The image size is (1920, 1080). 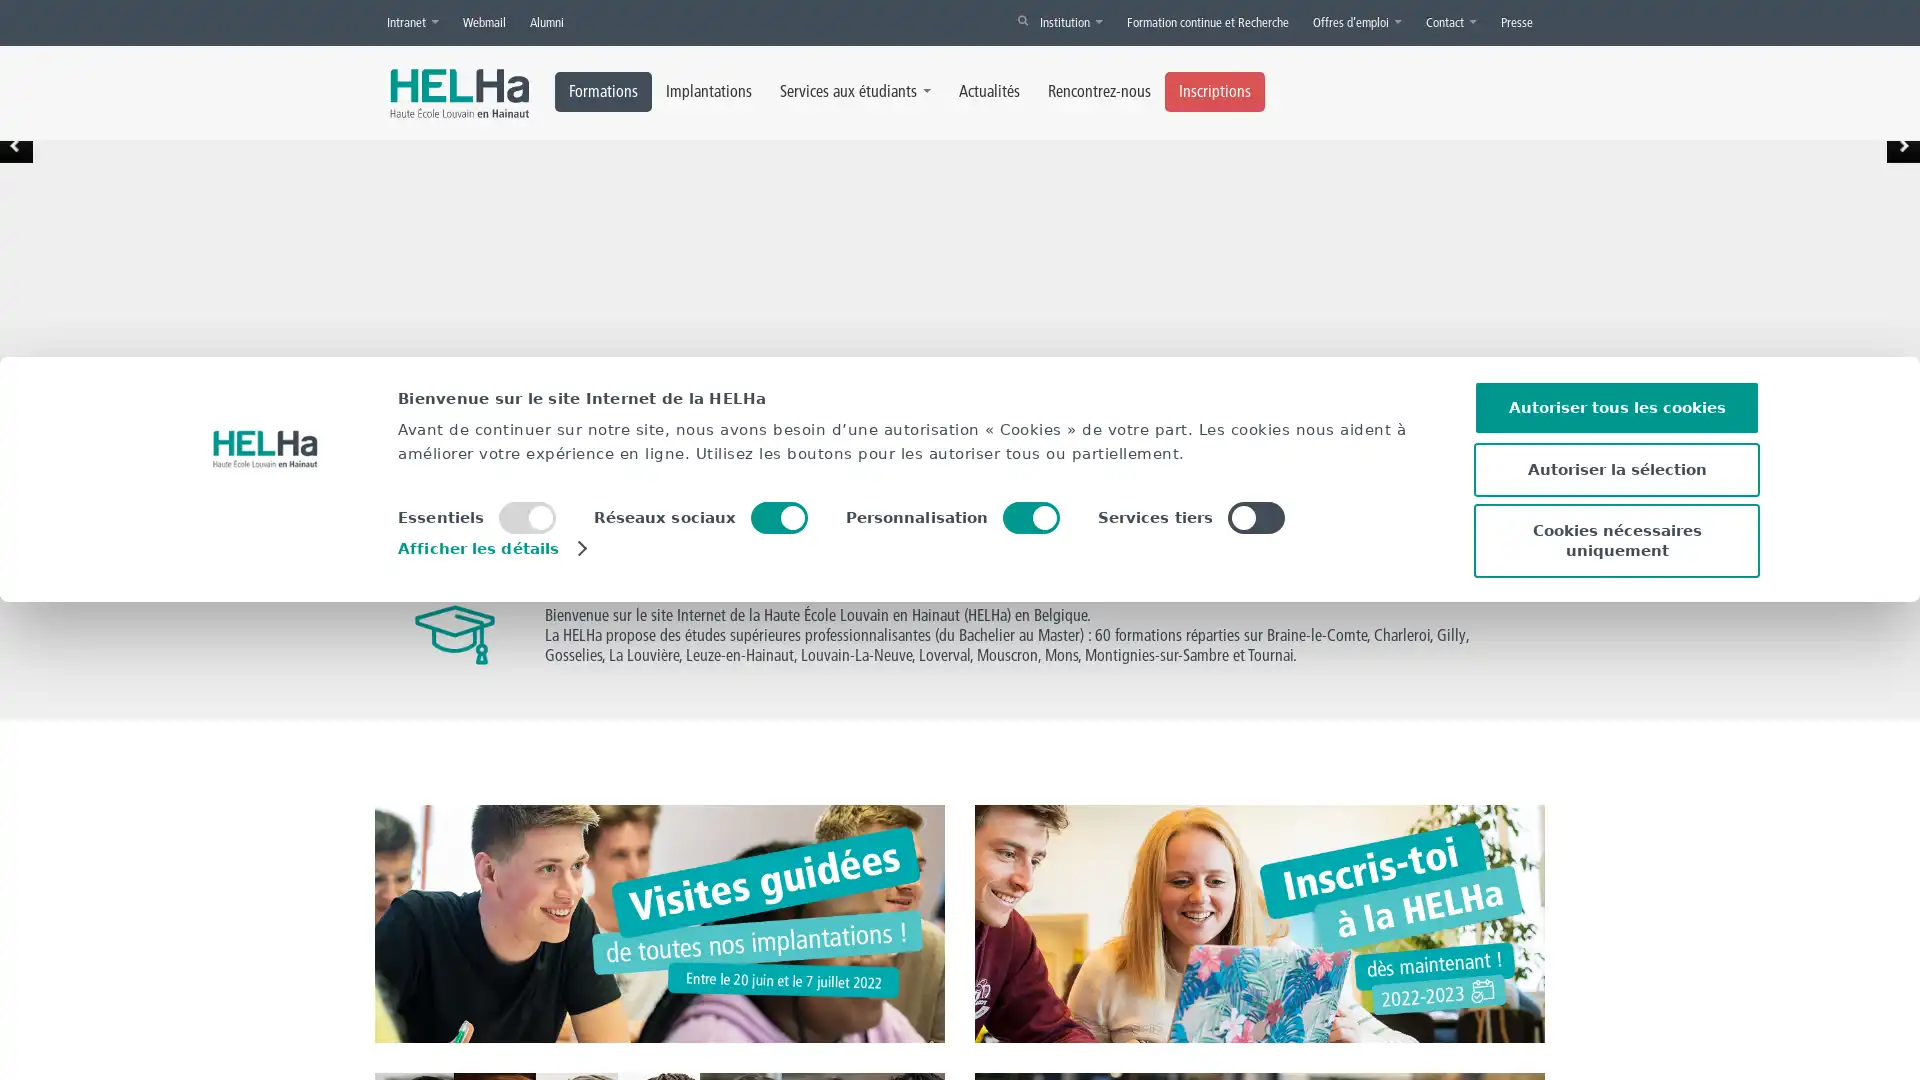 What do you see at coordinates (1617, 1018) in the screenshot?
I see `Cookies necessaires uniquement` at bounding box center [1617, 1018].